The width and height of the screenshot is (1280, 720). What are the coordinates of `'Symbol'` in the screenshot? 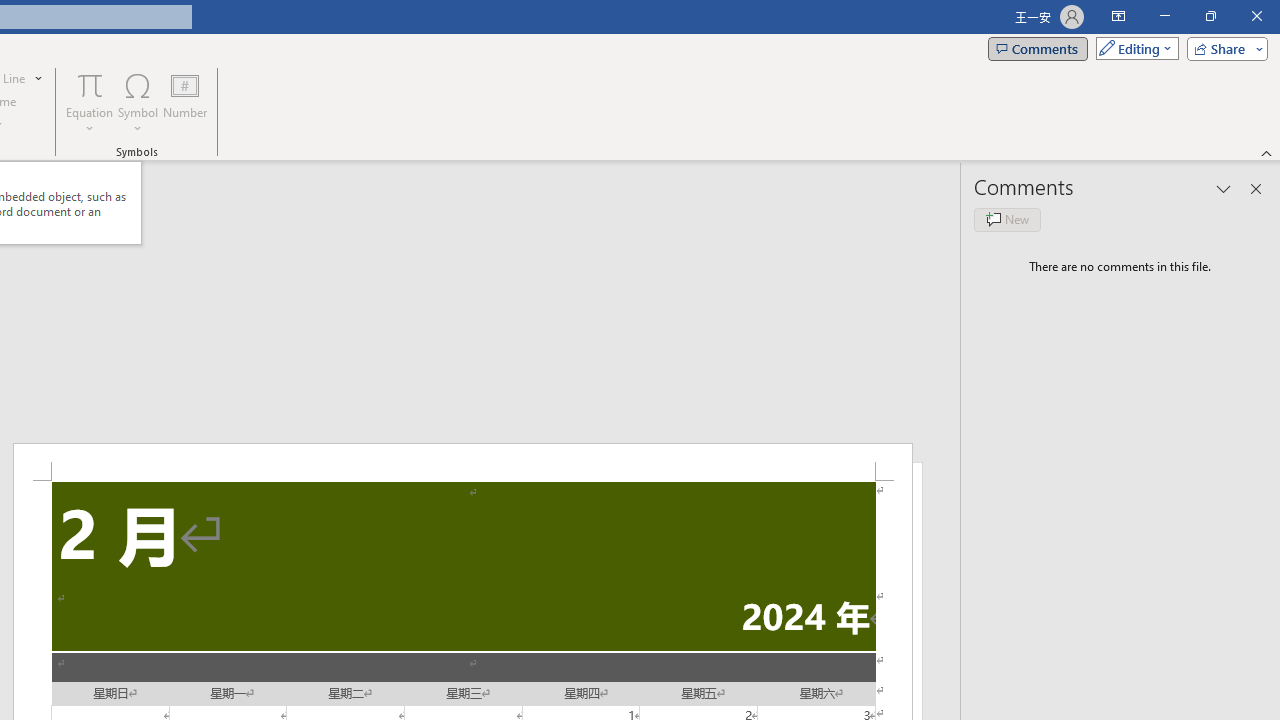 It's located at (137, 103).